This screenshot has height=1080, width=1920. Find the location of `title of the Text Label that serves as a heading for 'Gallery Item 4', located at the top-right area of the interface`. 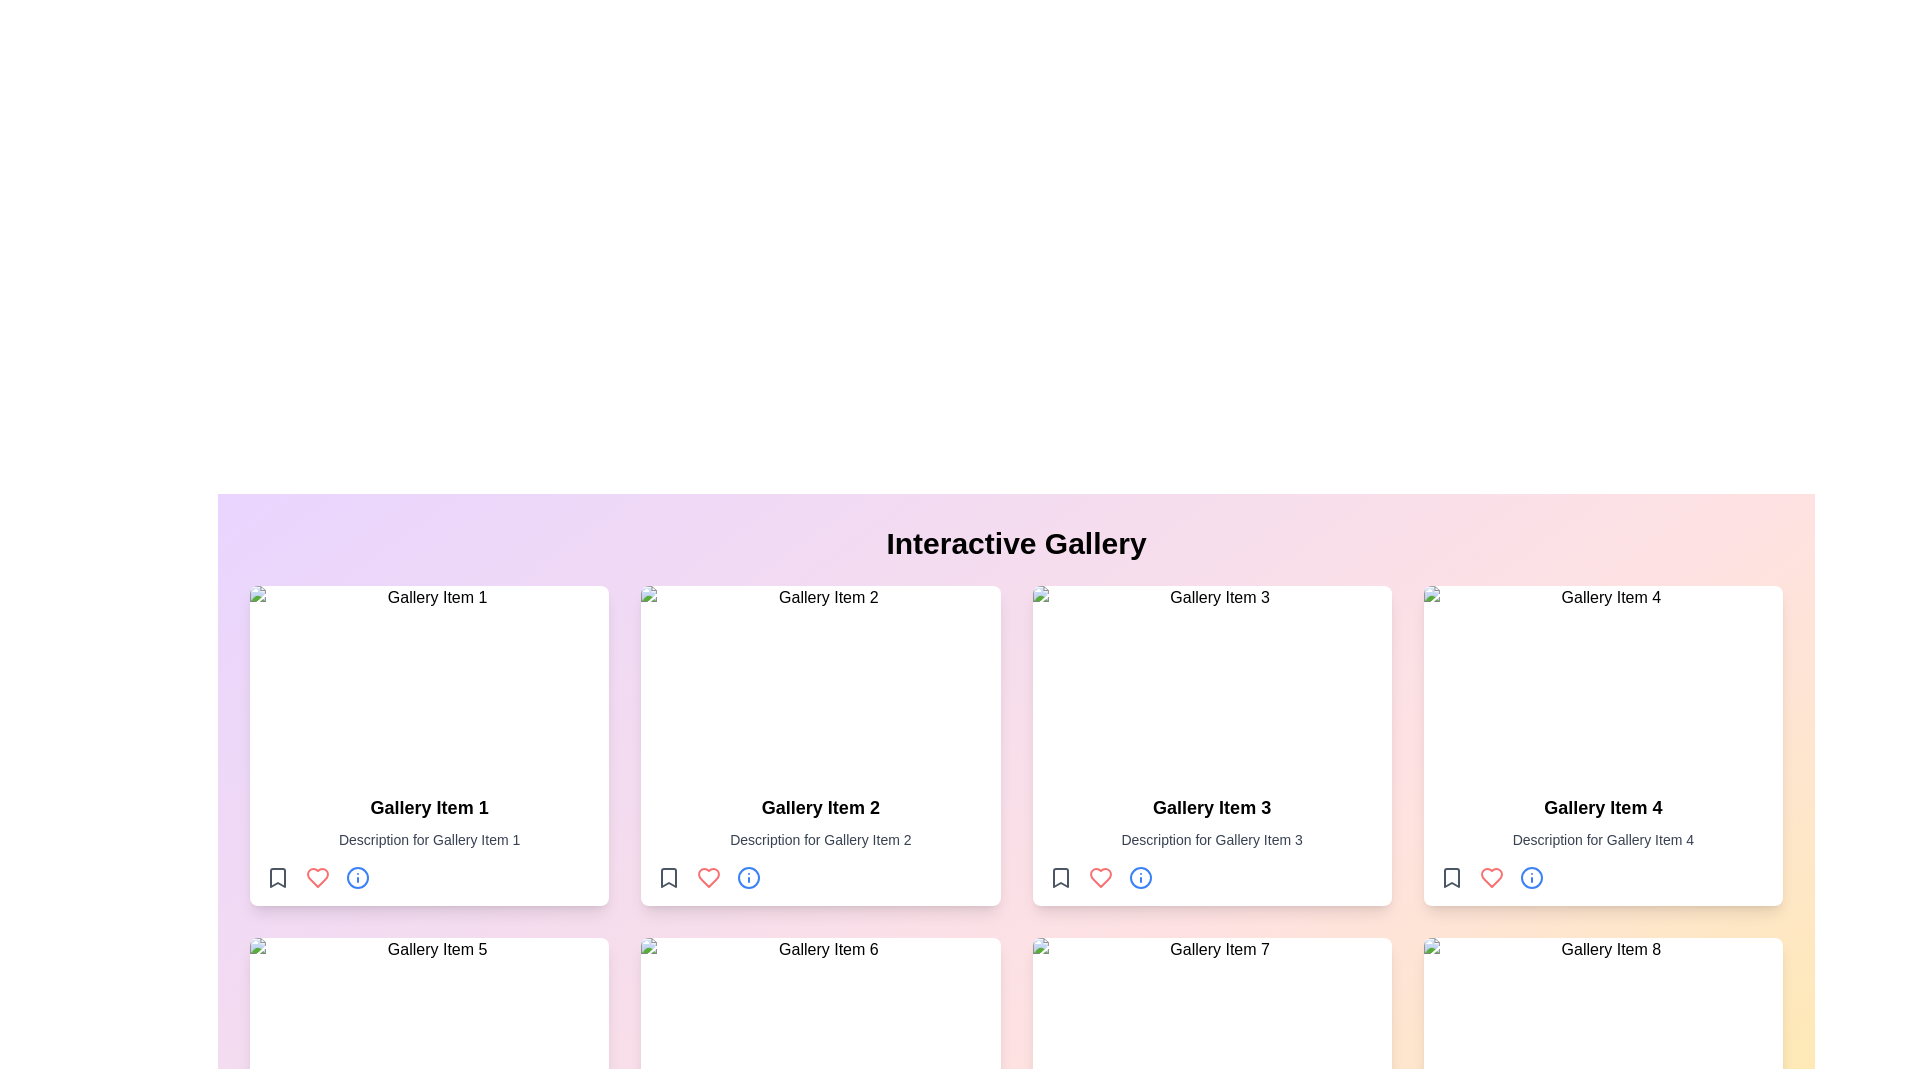

title of the Text Label that serves as a heading for 'Gallery Item 4', located at the top-right area of the interface is located at coordinates (1603, 806).